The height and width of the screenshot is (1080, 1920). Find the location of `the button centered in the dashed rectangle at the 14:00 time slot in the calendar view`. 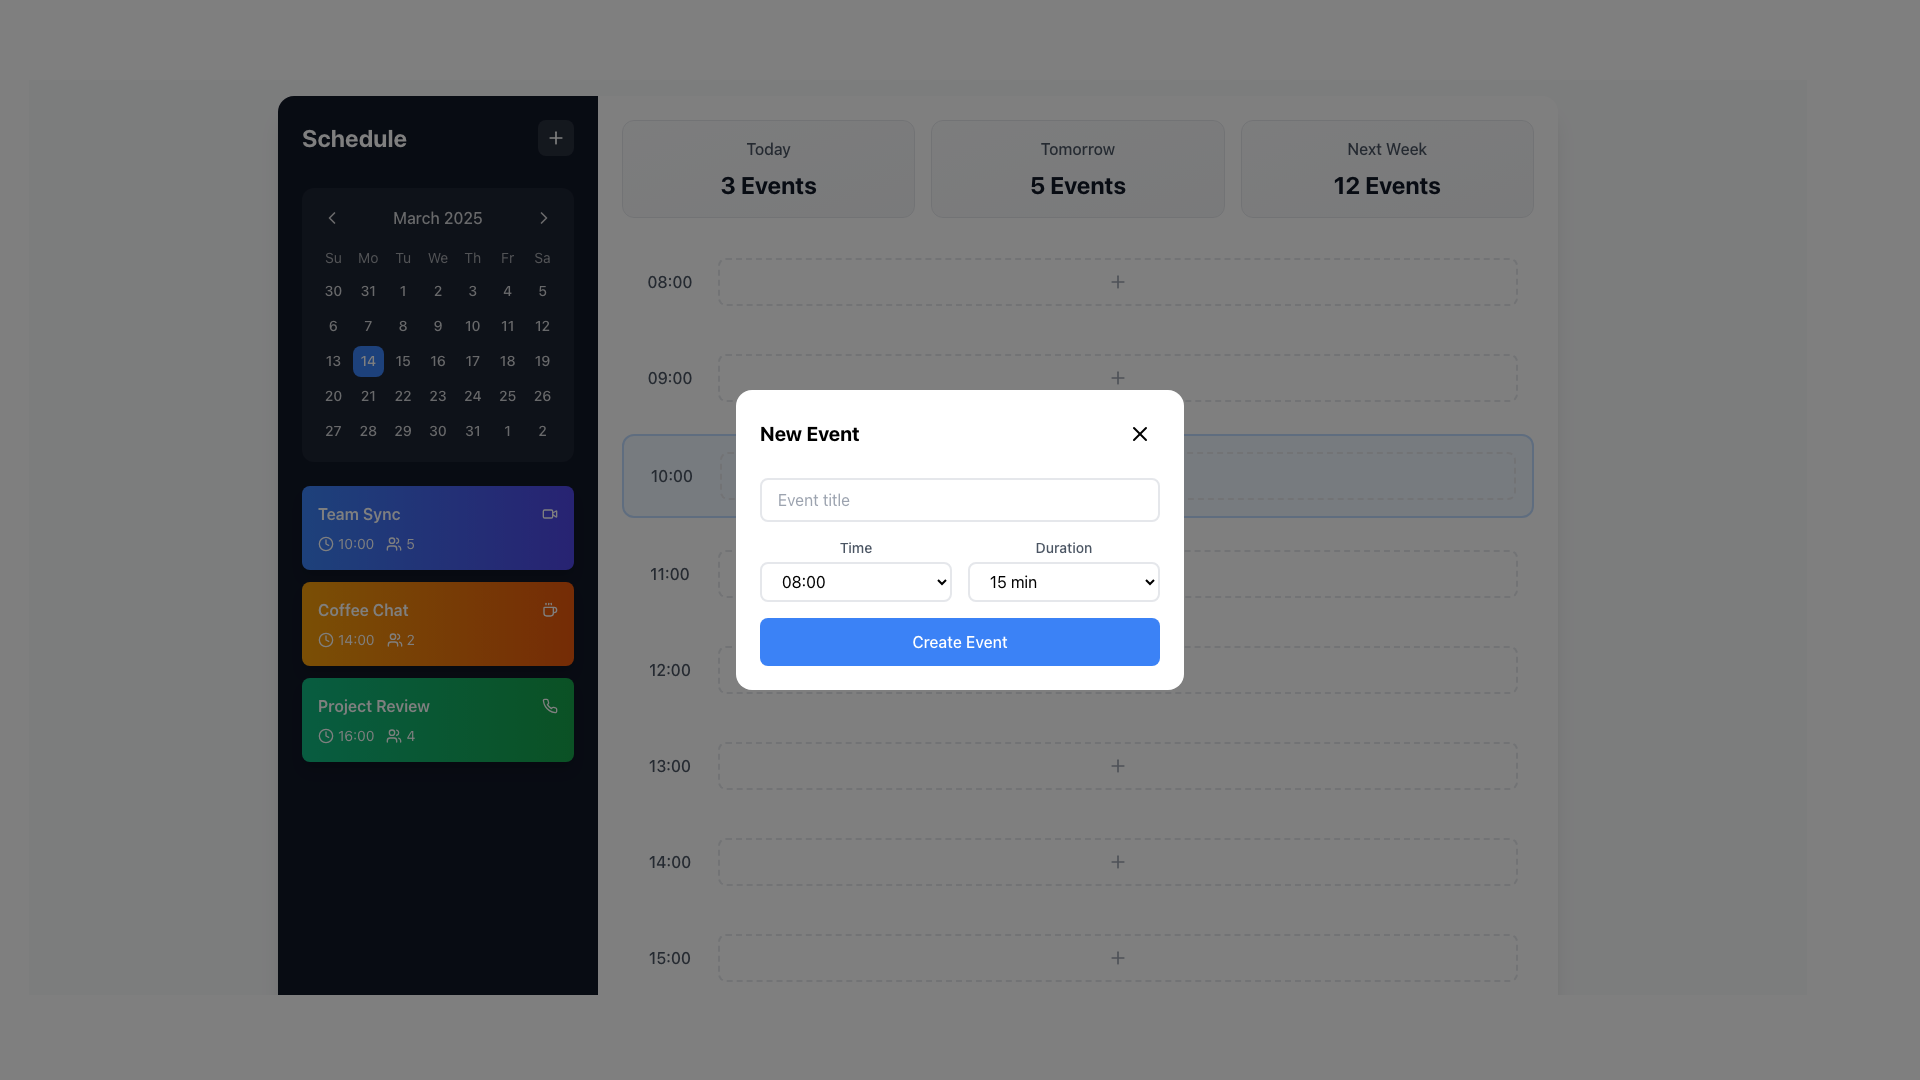

the button centered in the dashed rectangle at the 14:00 time slot in the calendar view is located at coordinates (1117, 860).